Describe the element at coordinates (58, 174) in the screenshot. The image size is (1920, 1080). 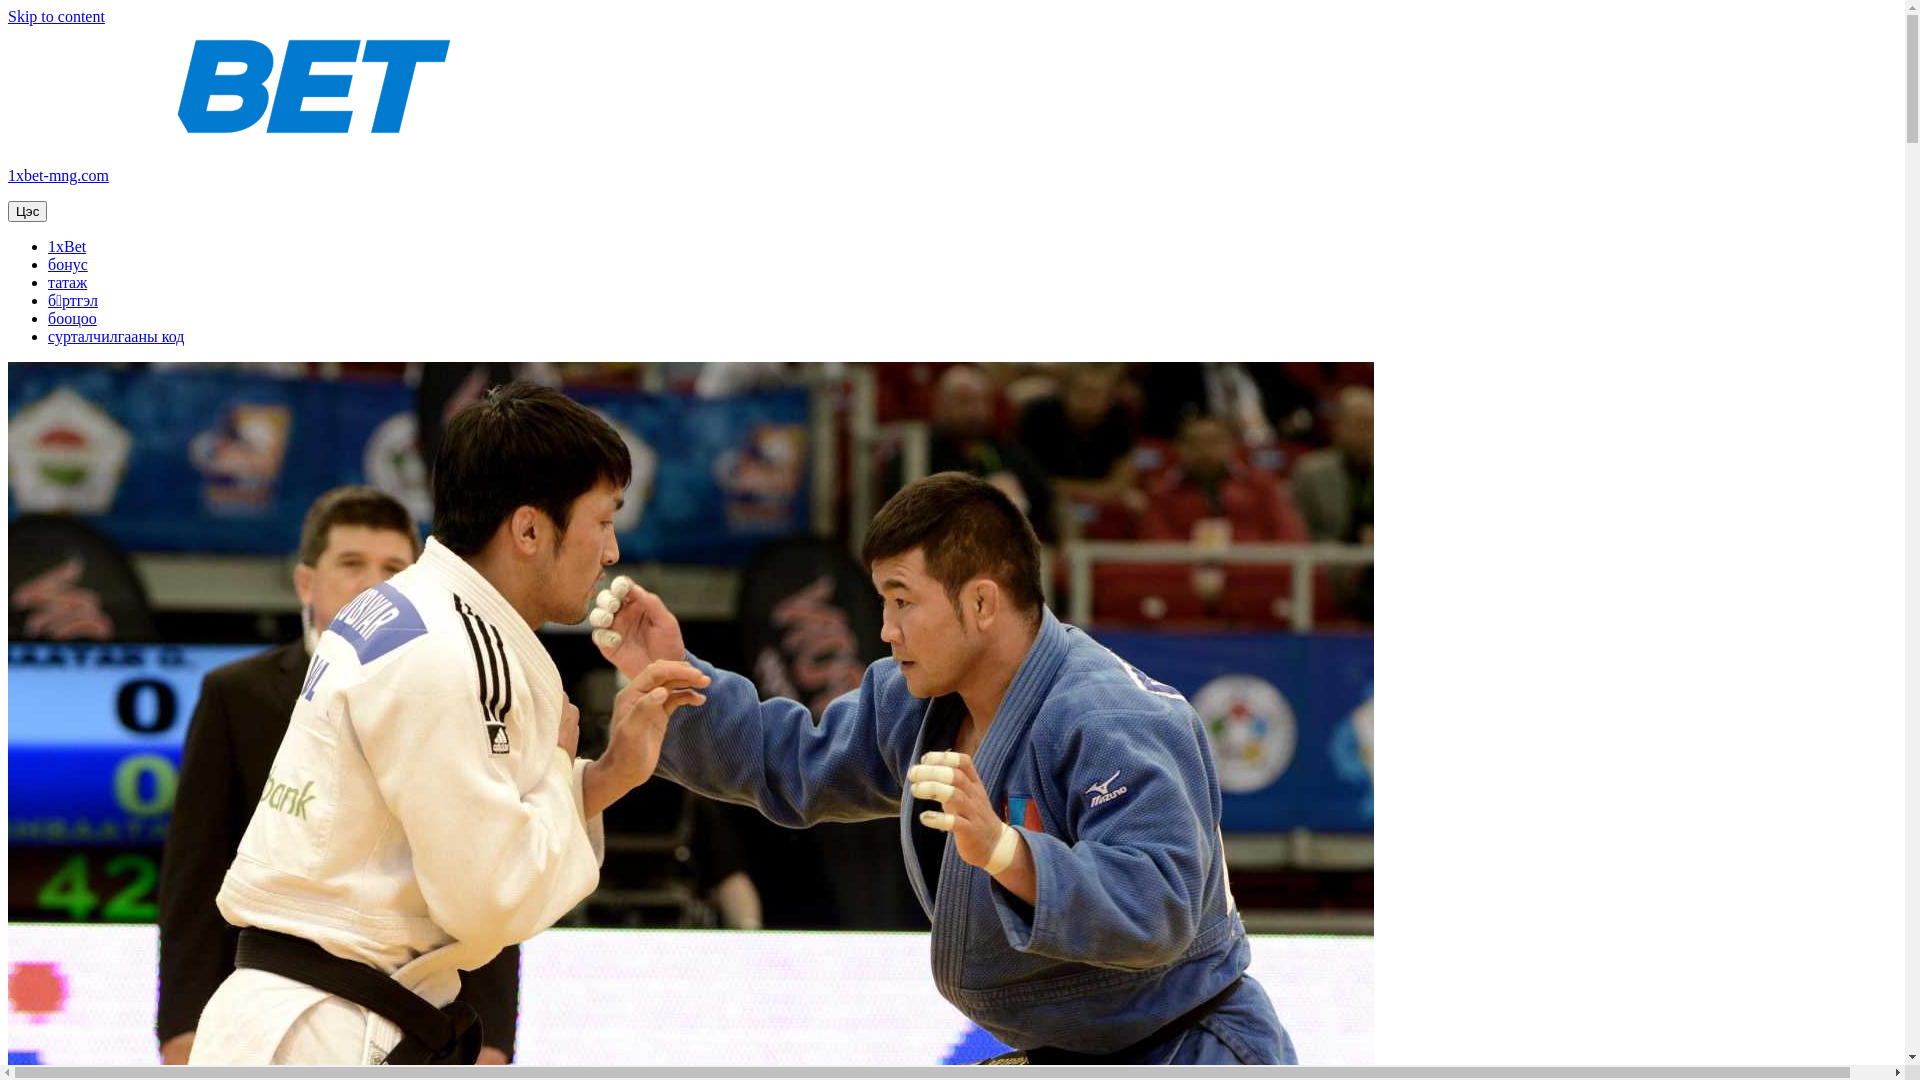
I see `'1xbet-mng.com'` at that location.